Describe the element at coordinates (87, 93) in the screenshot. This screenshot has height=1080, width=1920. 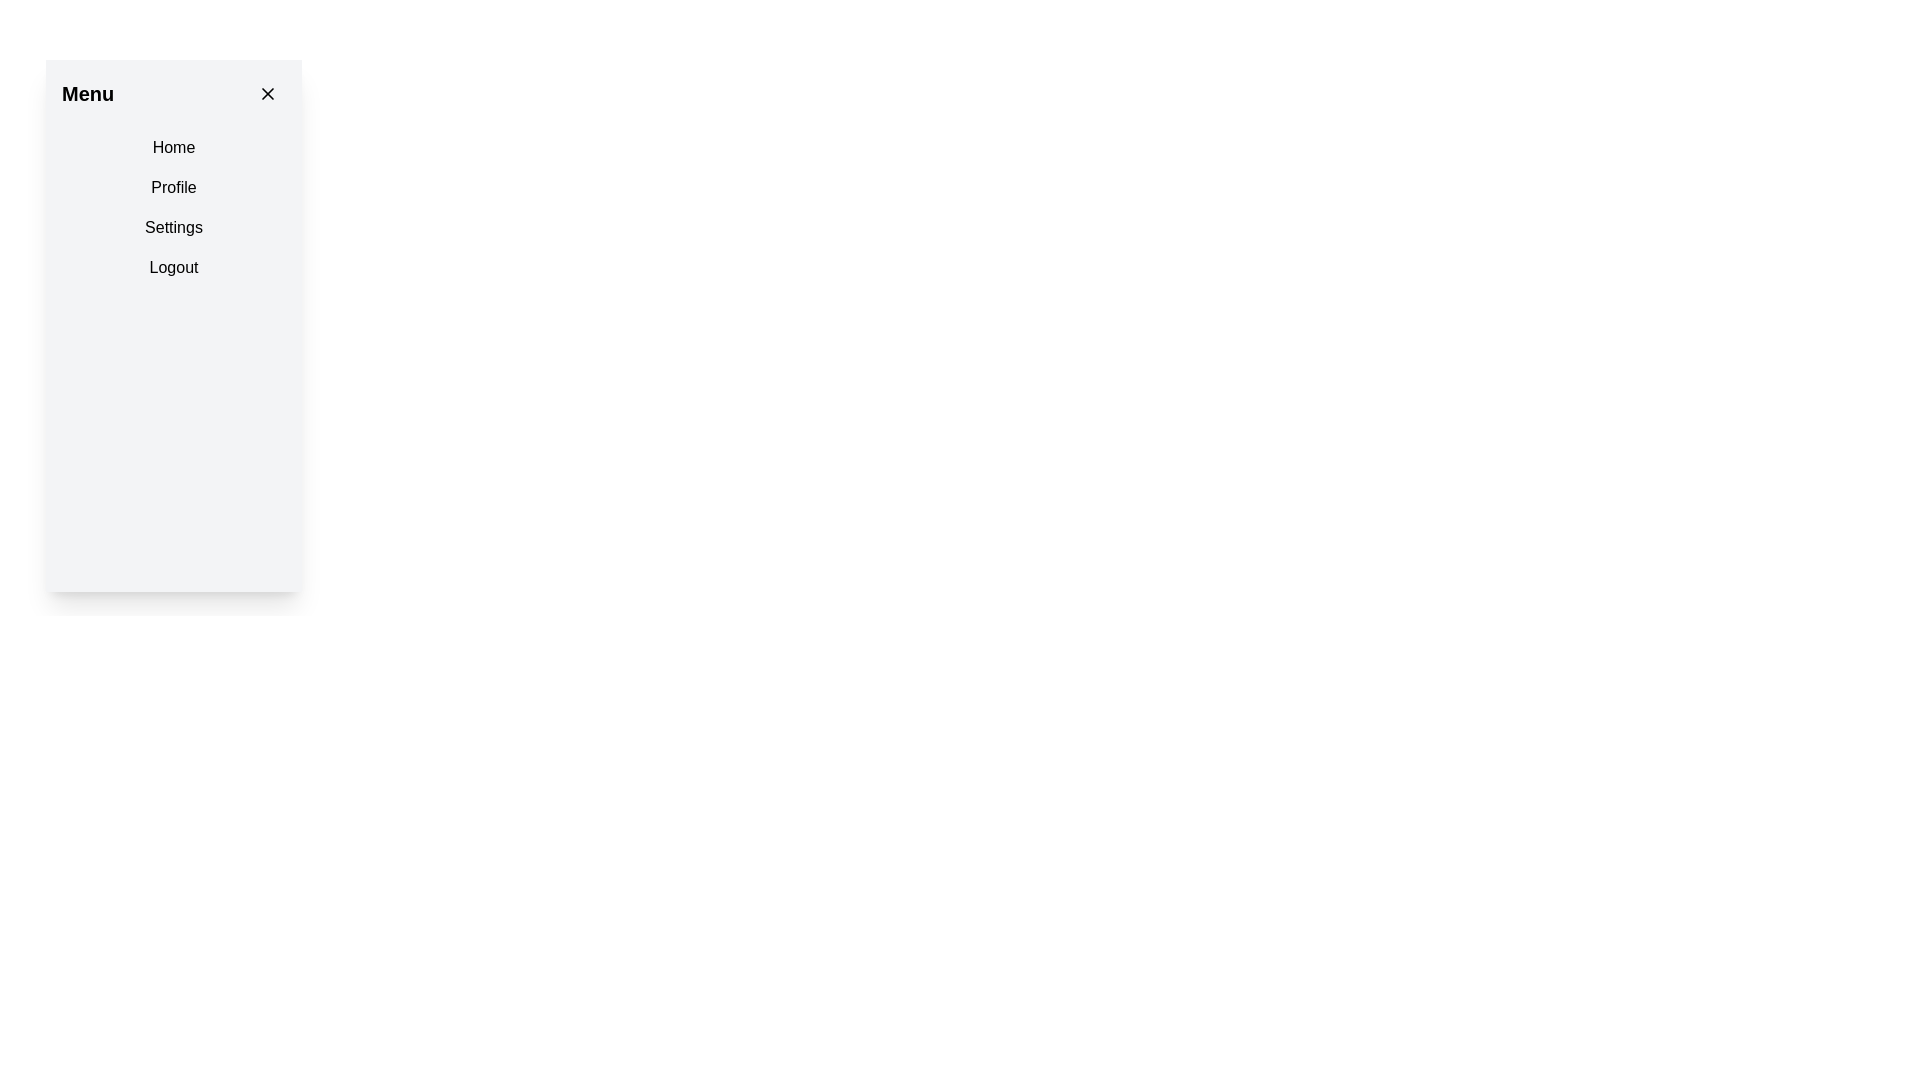
I see `the 'Menu' text label, which is a bold font style element located at the top-left corner of the sidebar menu` at that location.